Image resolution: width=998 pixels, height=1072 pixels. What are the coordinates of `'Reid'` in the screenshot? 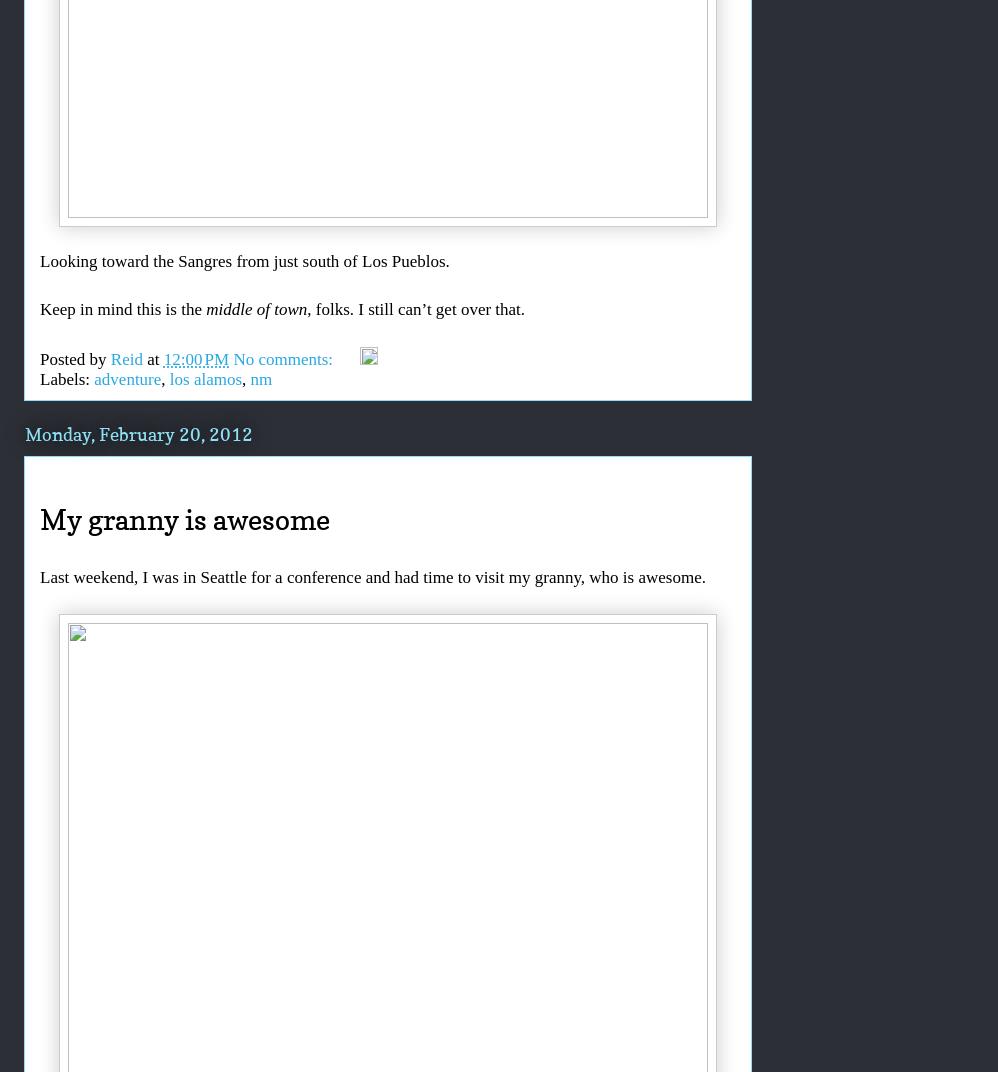 It's located at (126, 359).